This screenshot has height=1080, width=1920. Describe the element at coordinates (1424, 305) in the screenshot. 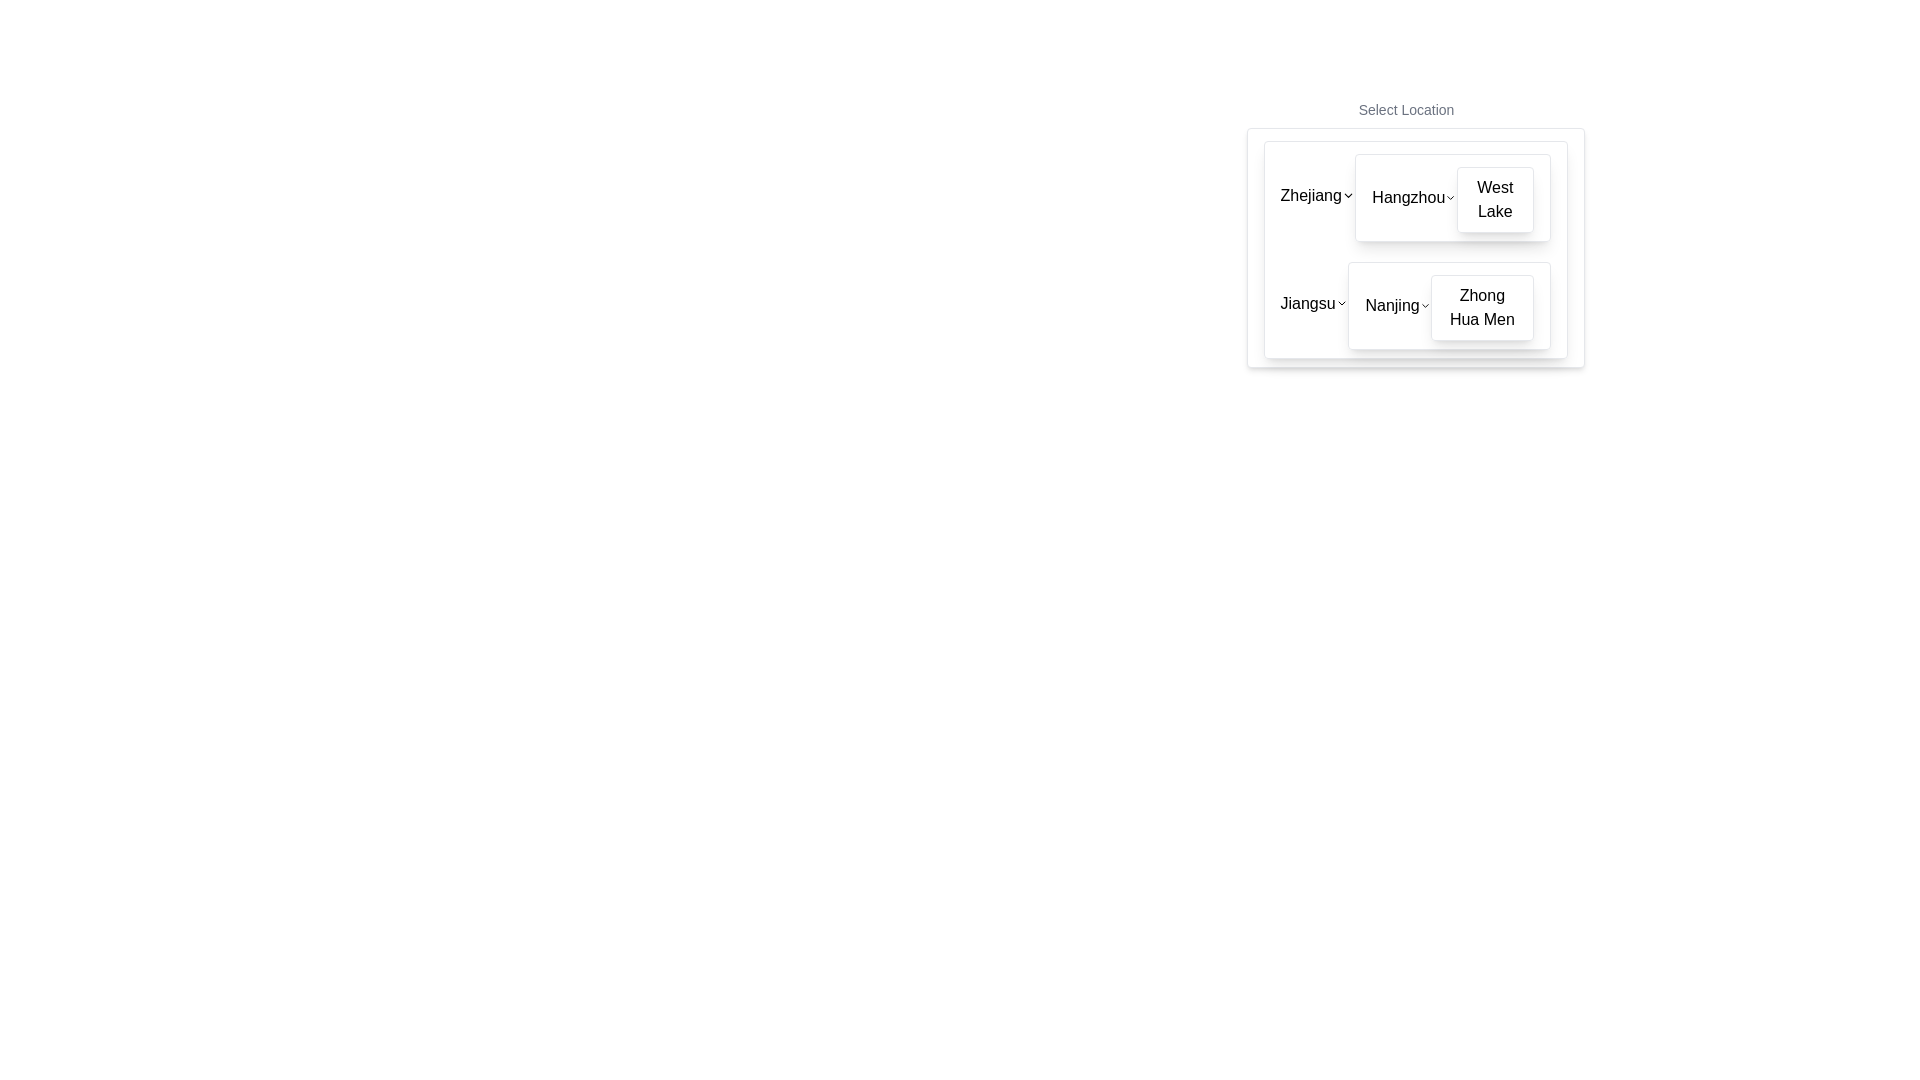

I see `the downward-pointing chevron icon next to the text 'Nanjing'` at that location.